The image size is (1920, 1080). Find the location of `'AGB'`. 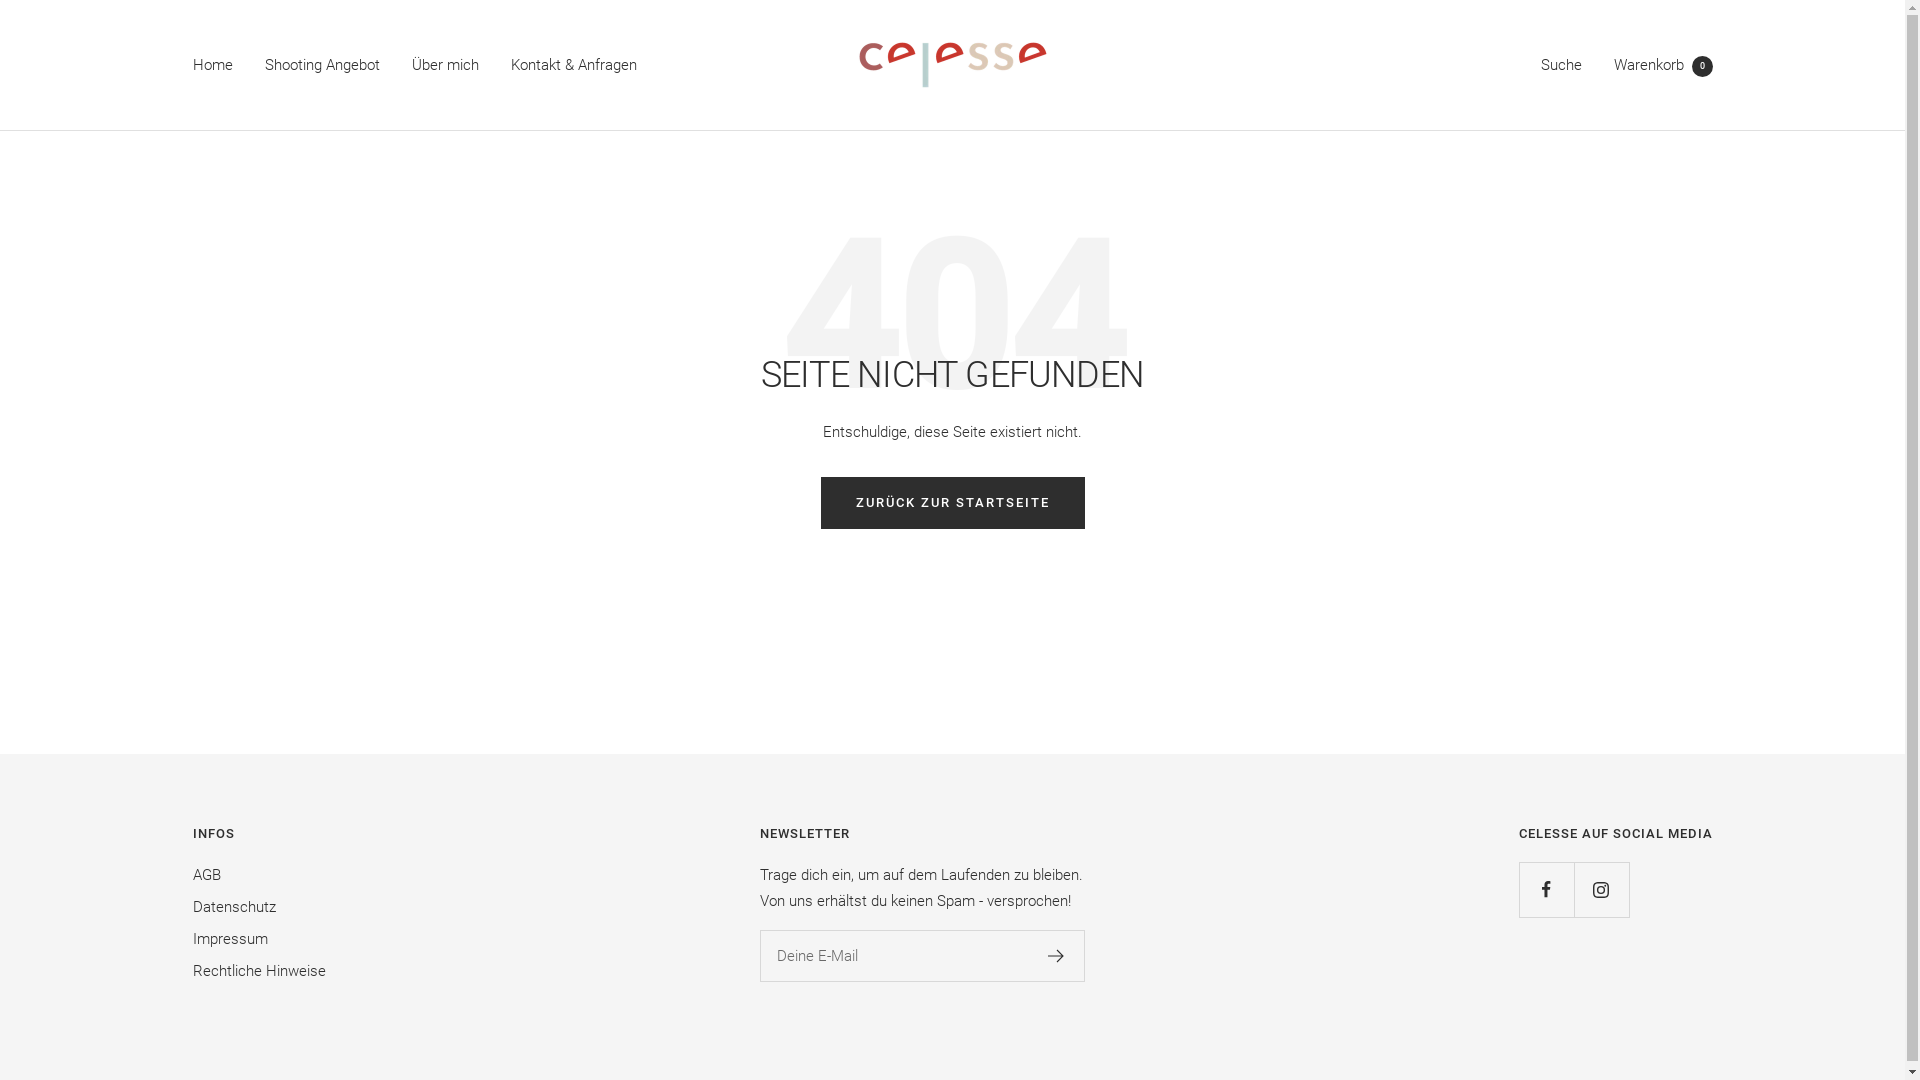

'AGB' is located at coordinates (206, 874).